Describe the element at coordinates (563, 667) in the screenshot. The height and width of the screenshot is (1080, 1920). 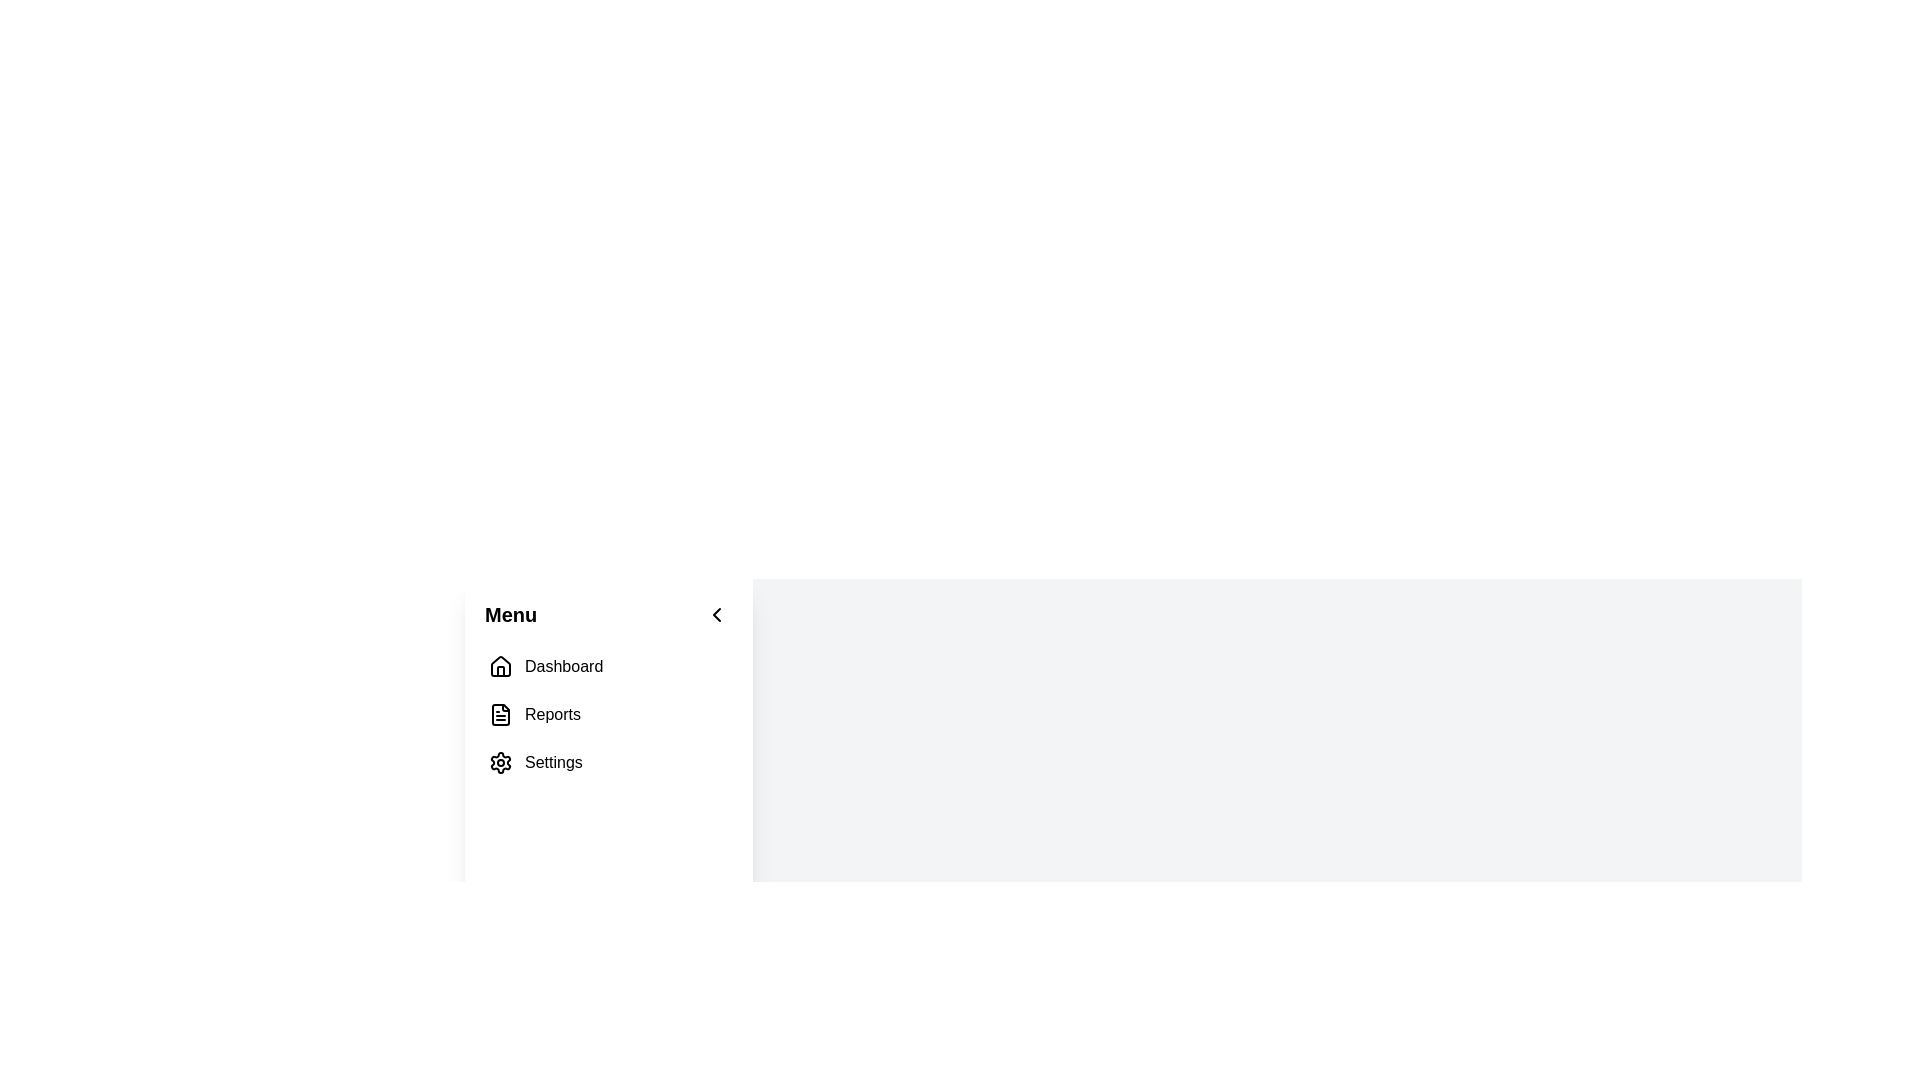
I see `the 'Dashboard' text label in the vertical navigation bar` at that location.